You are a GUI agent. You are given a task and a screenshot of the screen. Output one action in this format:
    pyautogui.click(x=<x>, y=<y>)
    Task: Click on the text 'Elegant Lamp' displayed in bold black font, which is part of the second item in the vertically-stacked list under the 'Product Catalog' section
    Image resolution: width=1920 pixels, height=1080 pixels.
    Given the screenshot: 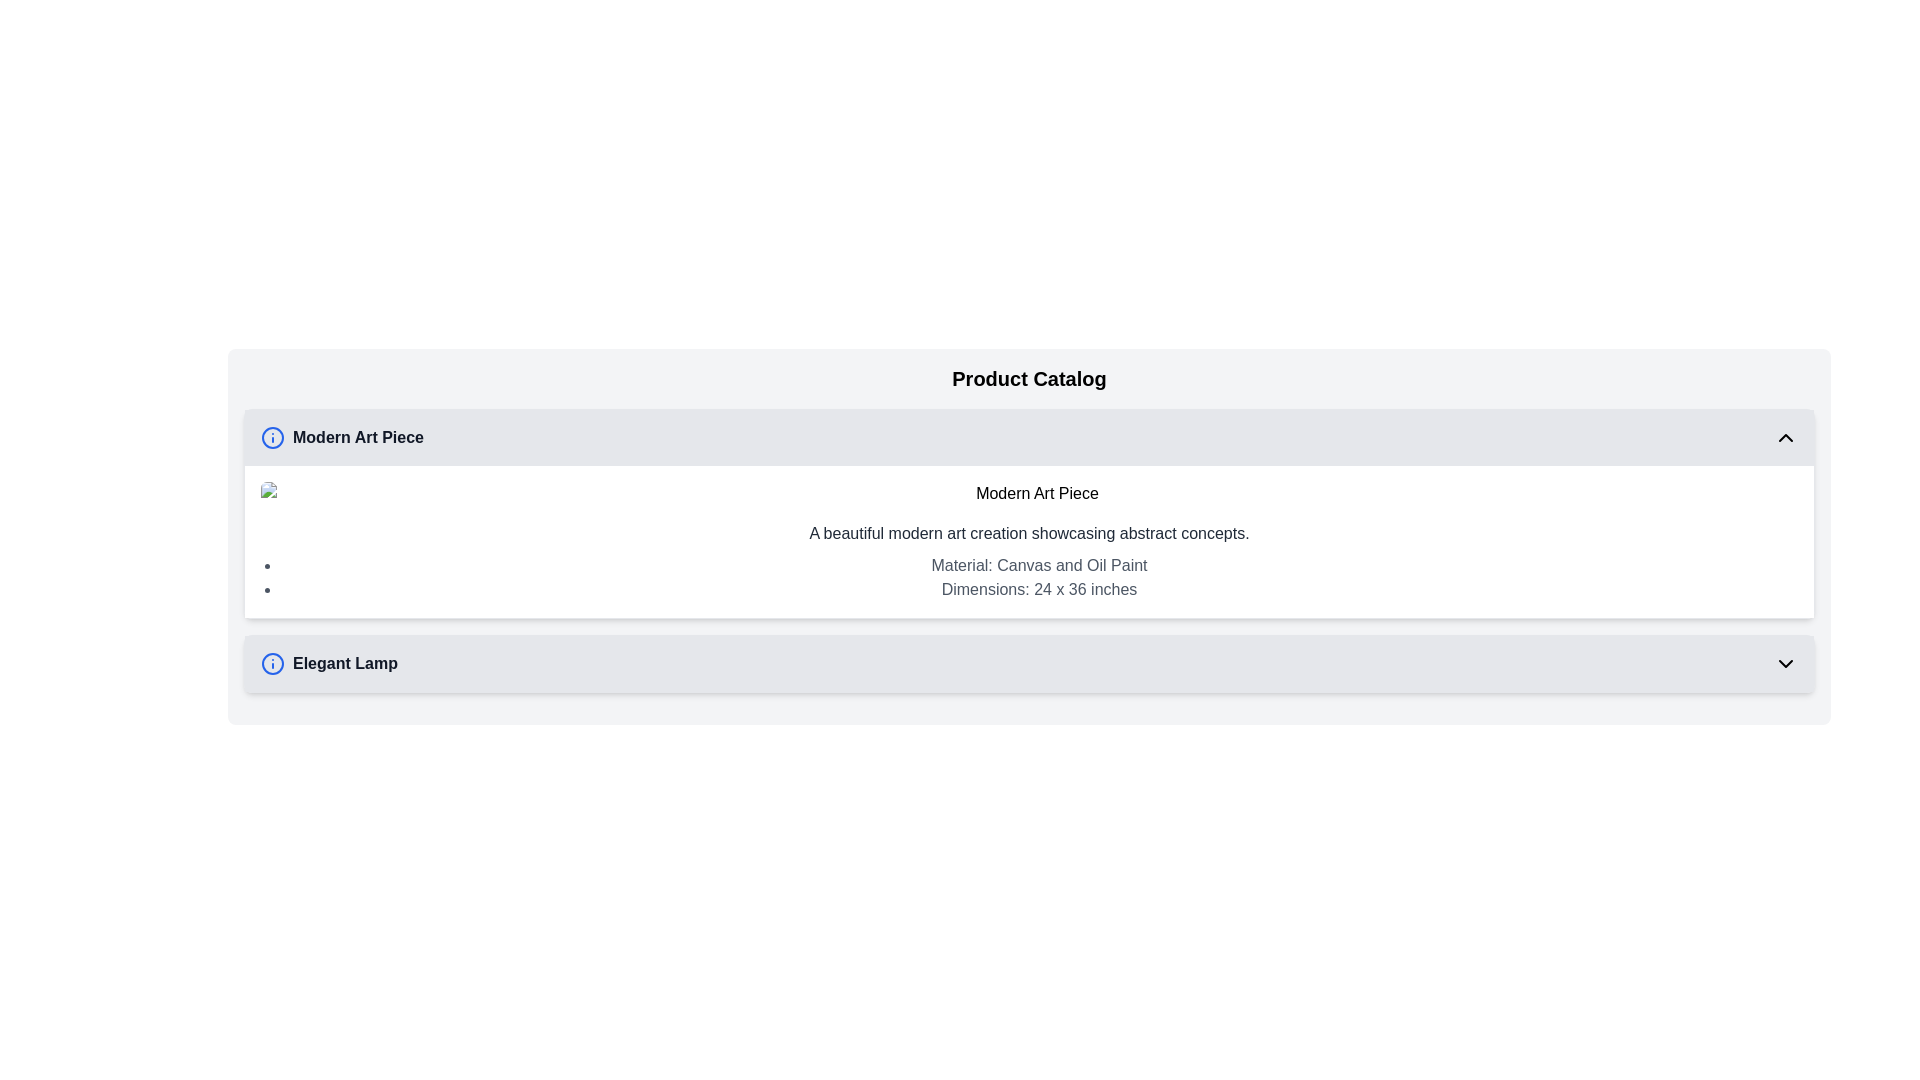 What is the action you would take?
    pyautogui.click(x=329, y=663)
    